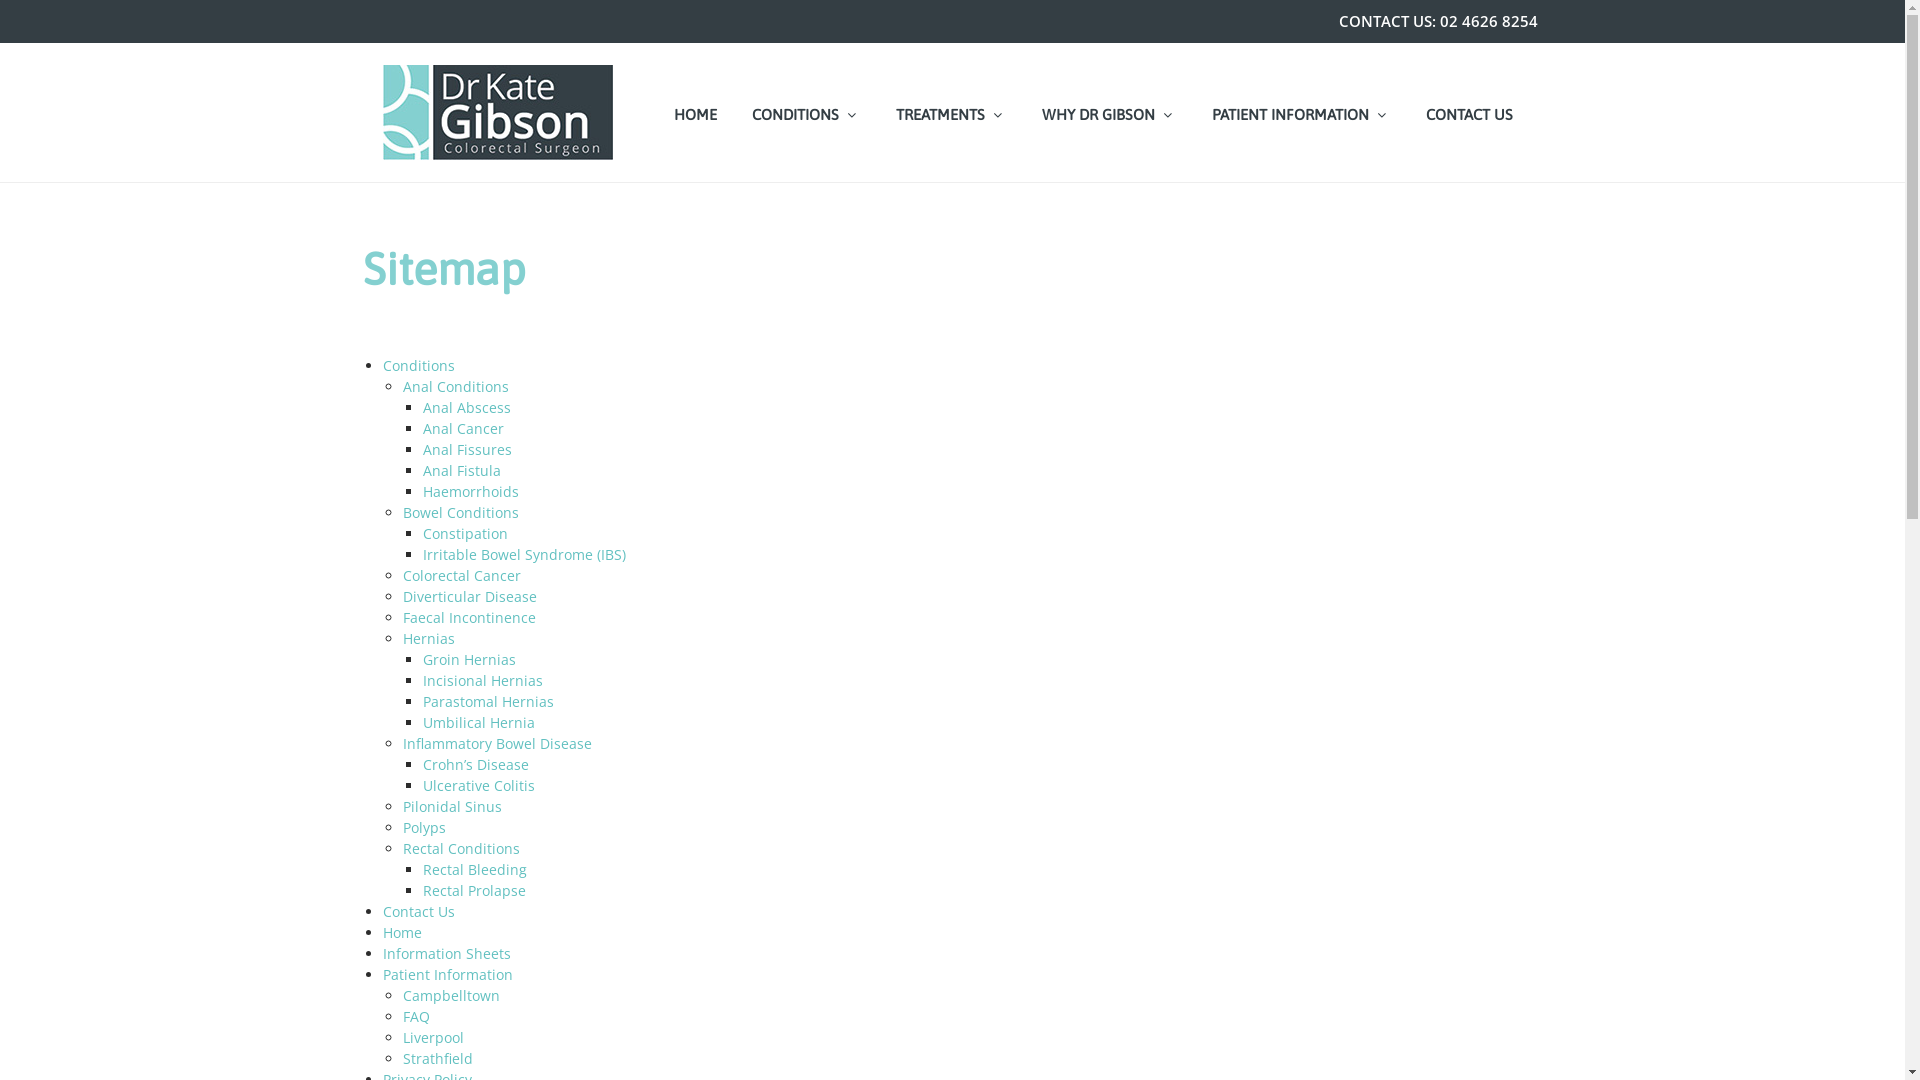 Image resolution: width=1920 pixels, height=1080 pixels. What do you see at coordinates (459, 848) in the screenshot?
I see `'Rectal Conditions'` at bounding box center [459, 848].